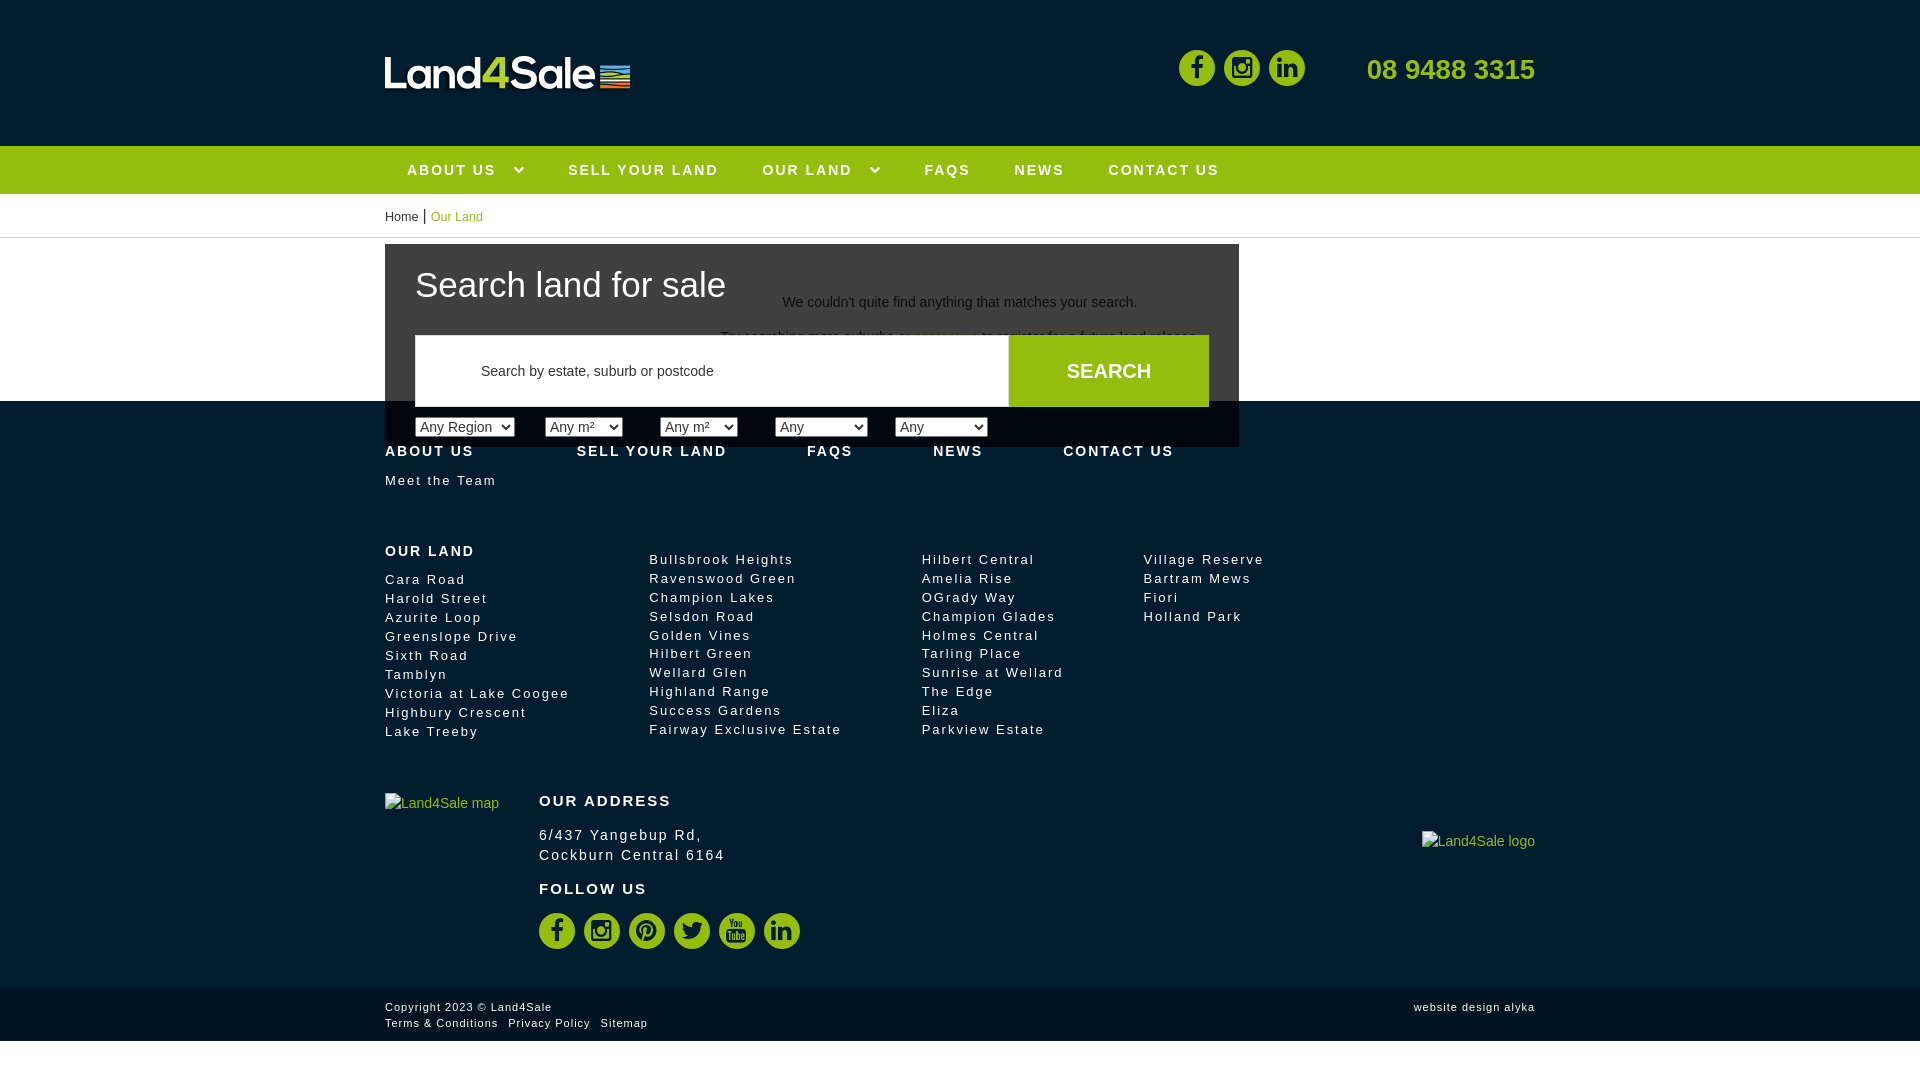  I want to click on 'Facebook', so click(1196, 64).